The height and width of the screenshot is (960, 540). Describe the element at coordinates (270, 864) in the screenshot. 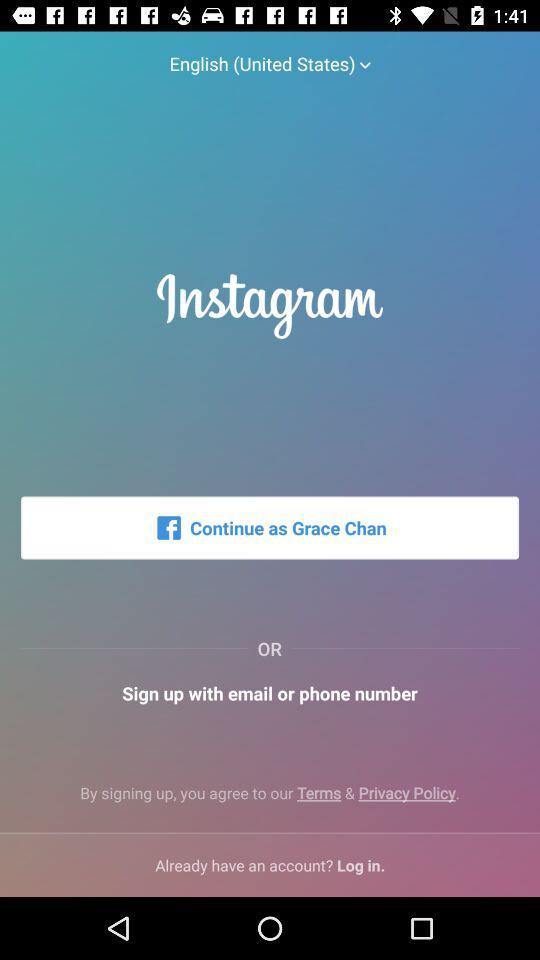

I see `the already have an item` at that location.